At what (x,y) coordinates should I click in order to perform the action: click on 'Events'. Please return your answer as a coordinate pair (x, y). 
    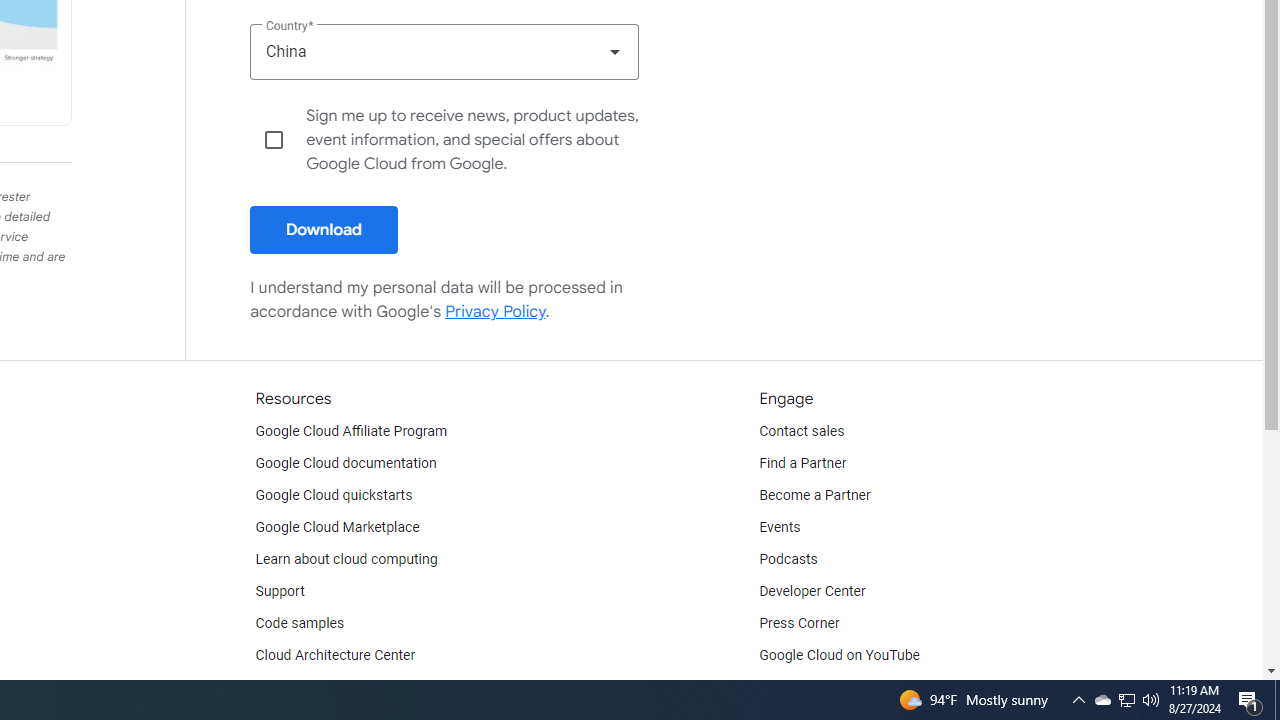
    Looking at the image, I should click on (779, 527).